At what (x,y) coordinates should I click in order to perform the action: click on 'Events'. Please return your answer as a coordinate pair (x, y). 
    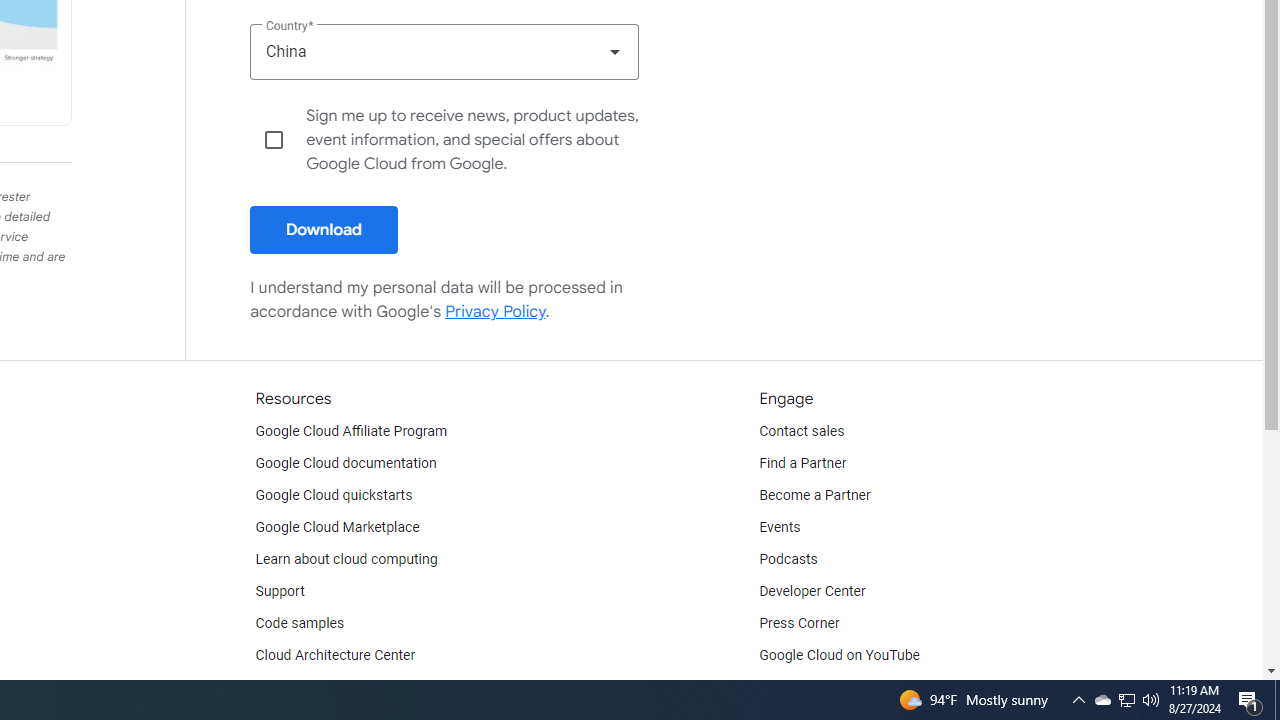
    Looking at the image, I should click on (779, 527).